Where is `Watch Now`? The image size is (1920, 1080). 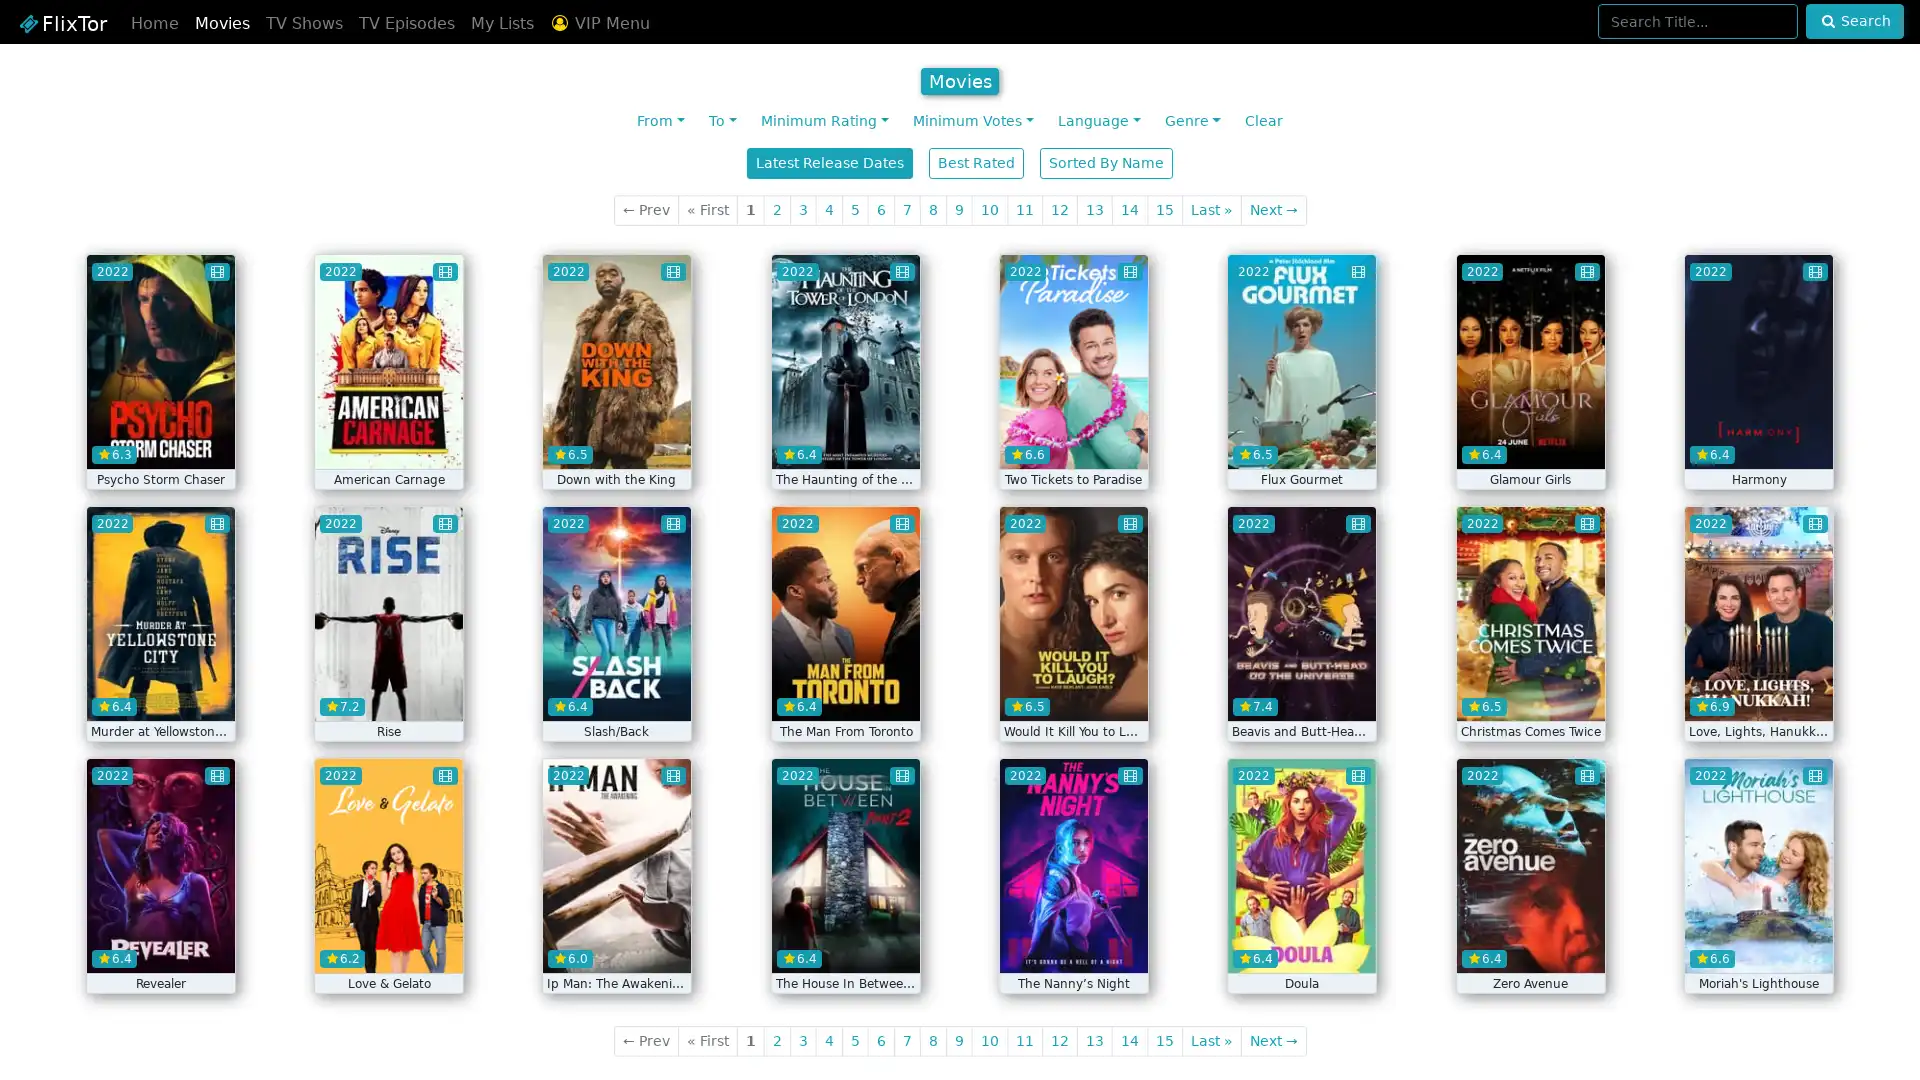
Watch Now is located at coordinates (158, 690).